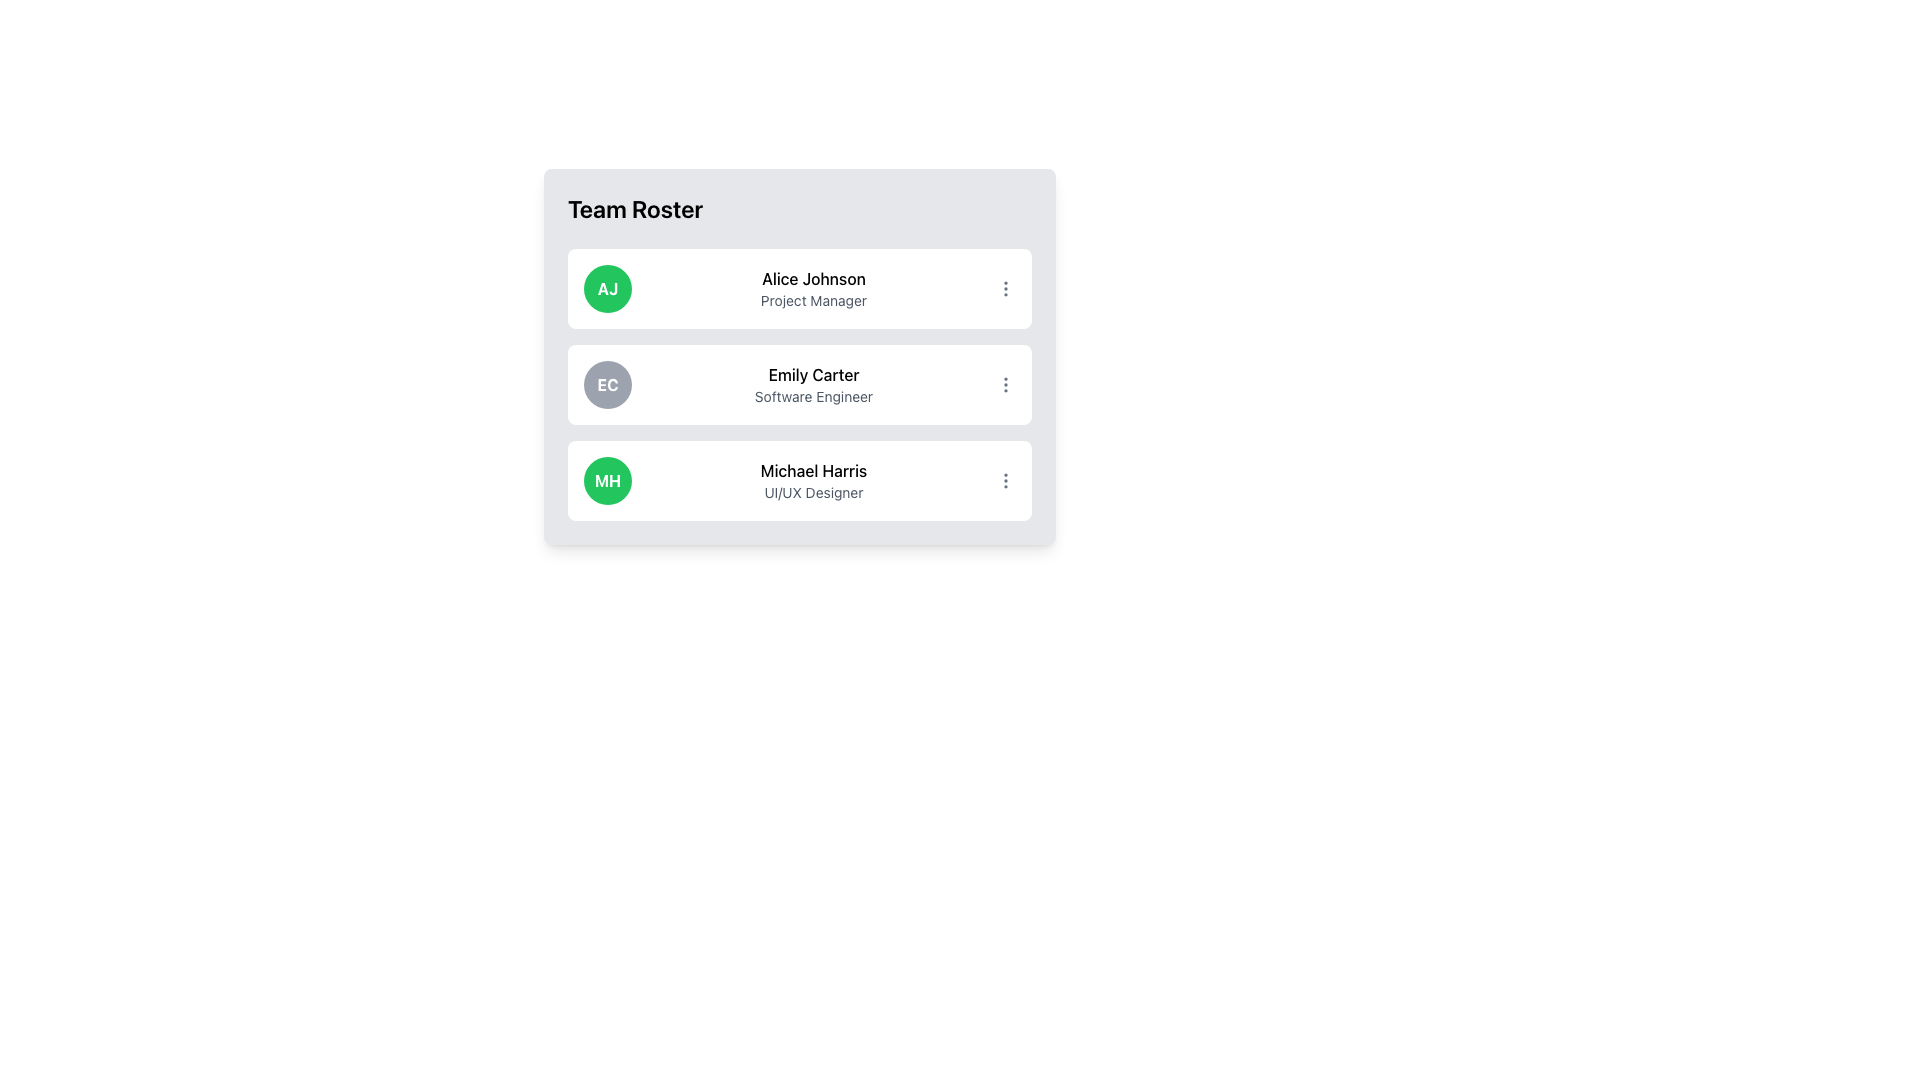 This screenshot has height=1080, width=1920. Describe the element at coordinates (814, 300) in the screenshot. I see `the gray text label 'Project Manager', which is positioned below the bold name 'Alice Johnson' in the card layout` at that location.